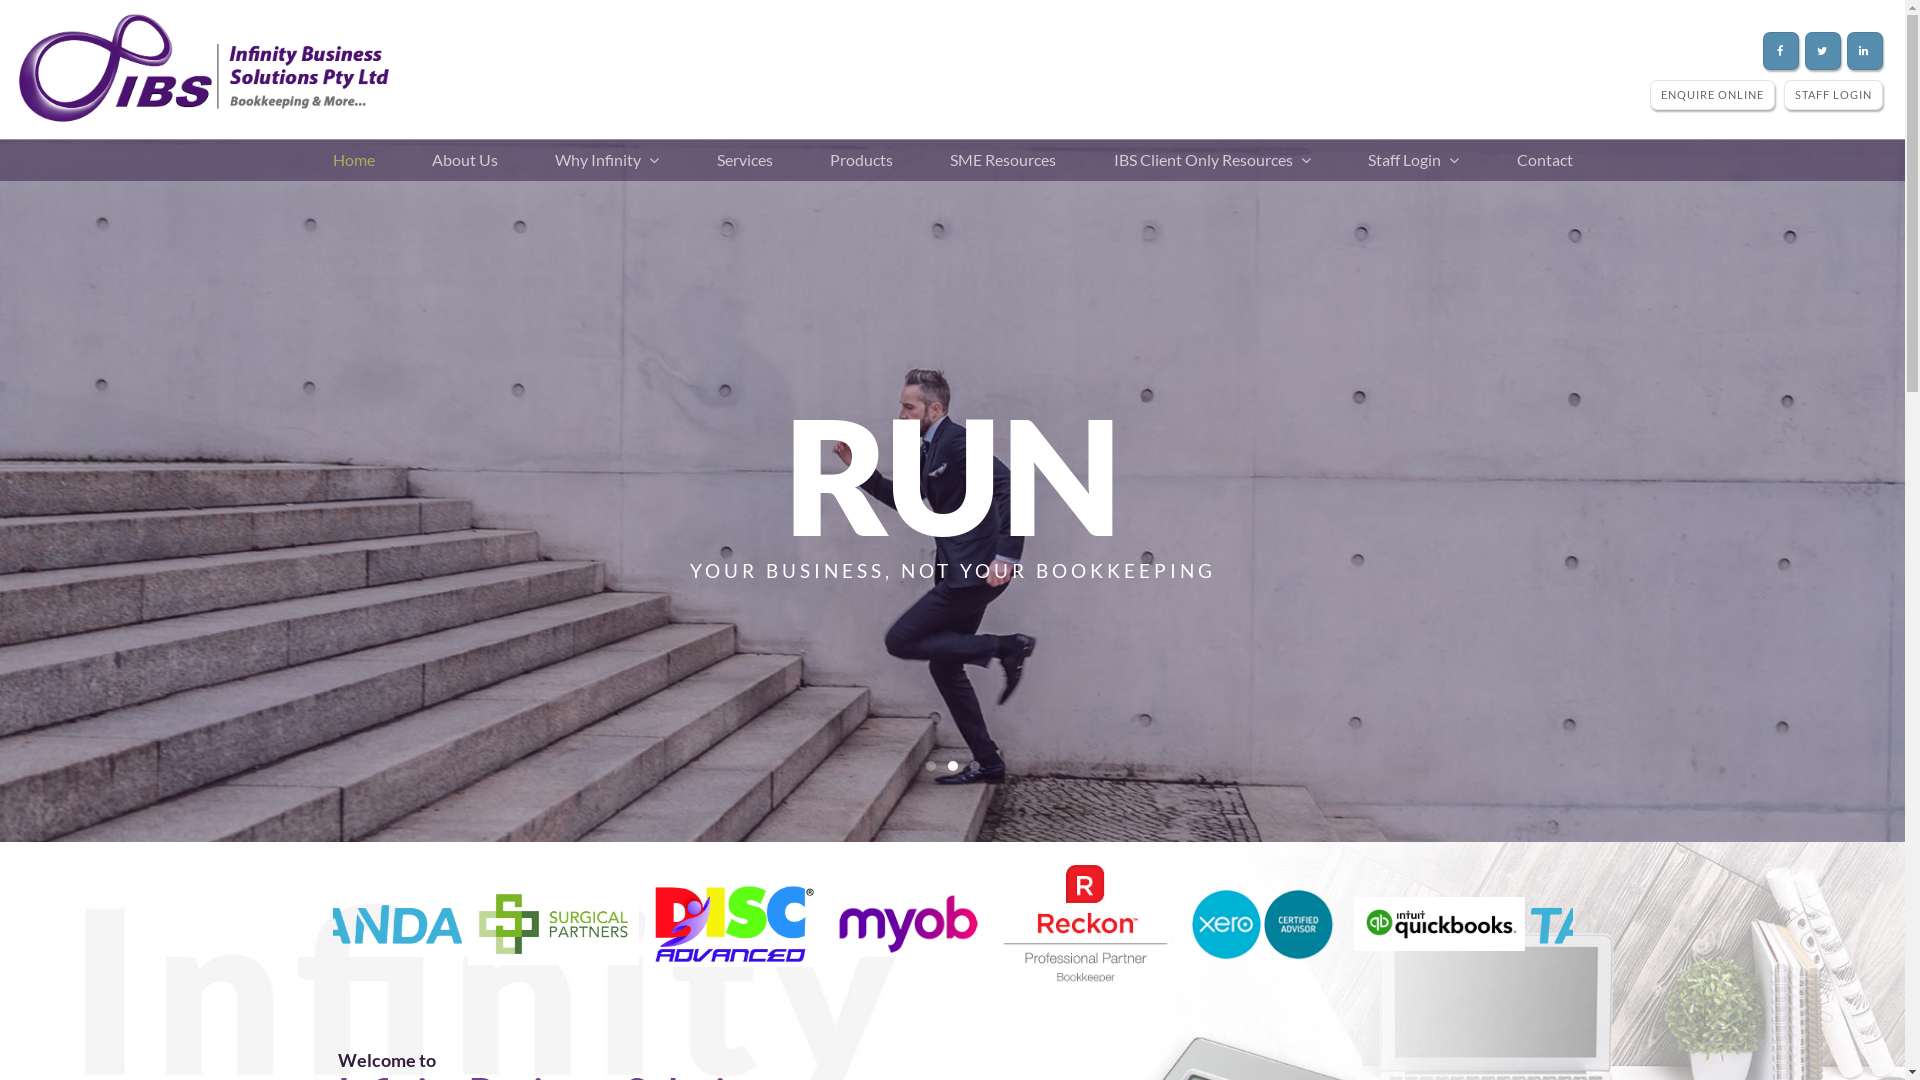 This screenshot has height=1080, width=1920. What do you see at coordinates (321, 158) in the screenshot?
I see `'Home'` at bounding box center [321, 158].